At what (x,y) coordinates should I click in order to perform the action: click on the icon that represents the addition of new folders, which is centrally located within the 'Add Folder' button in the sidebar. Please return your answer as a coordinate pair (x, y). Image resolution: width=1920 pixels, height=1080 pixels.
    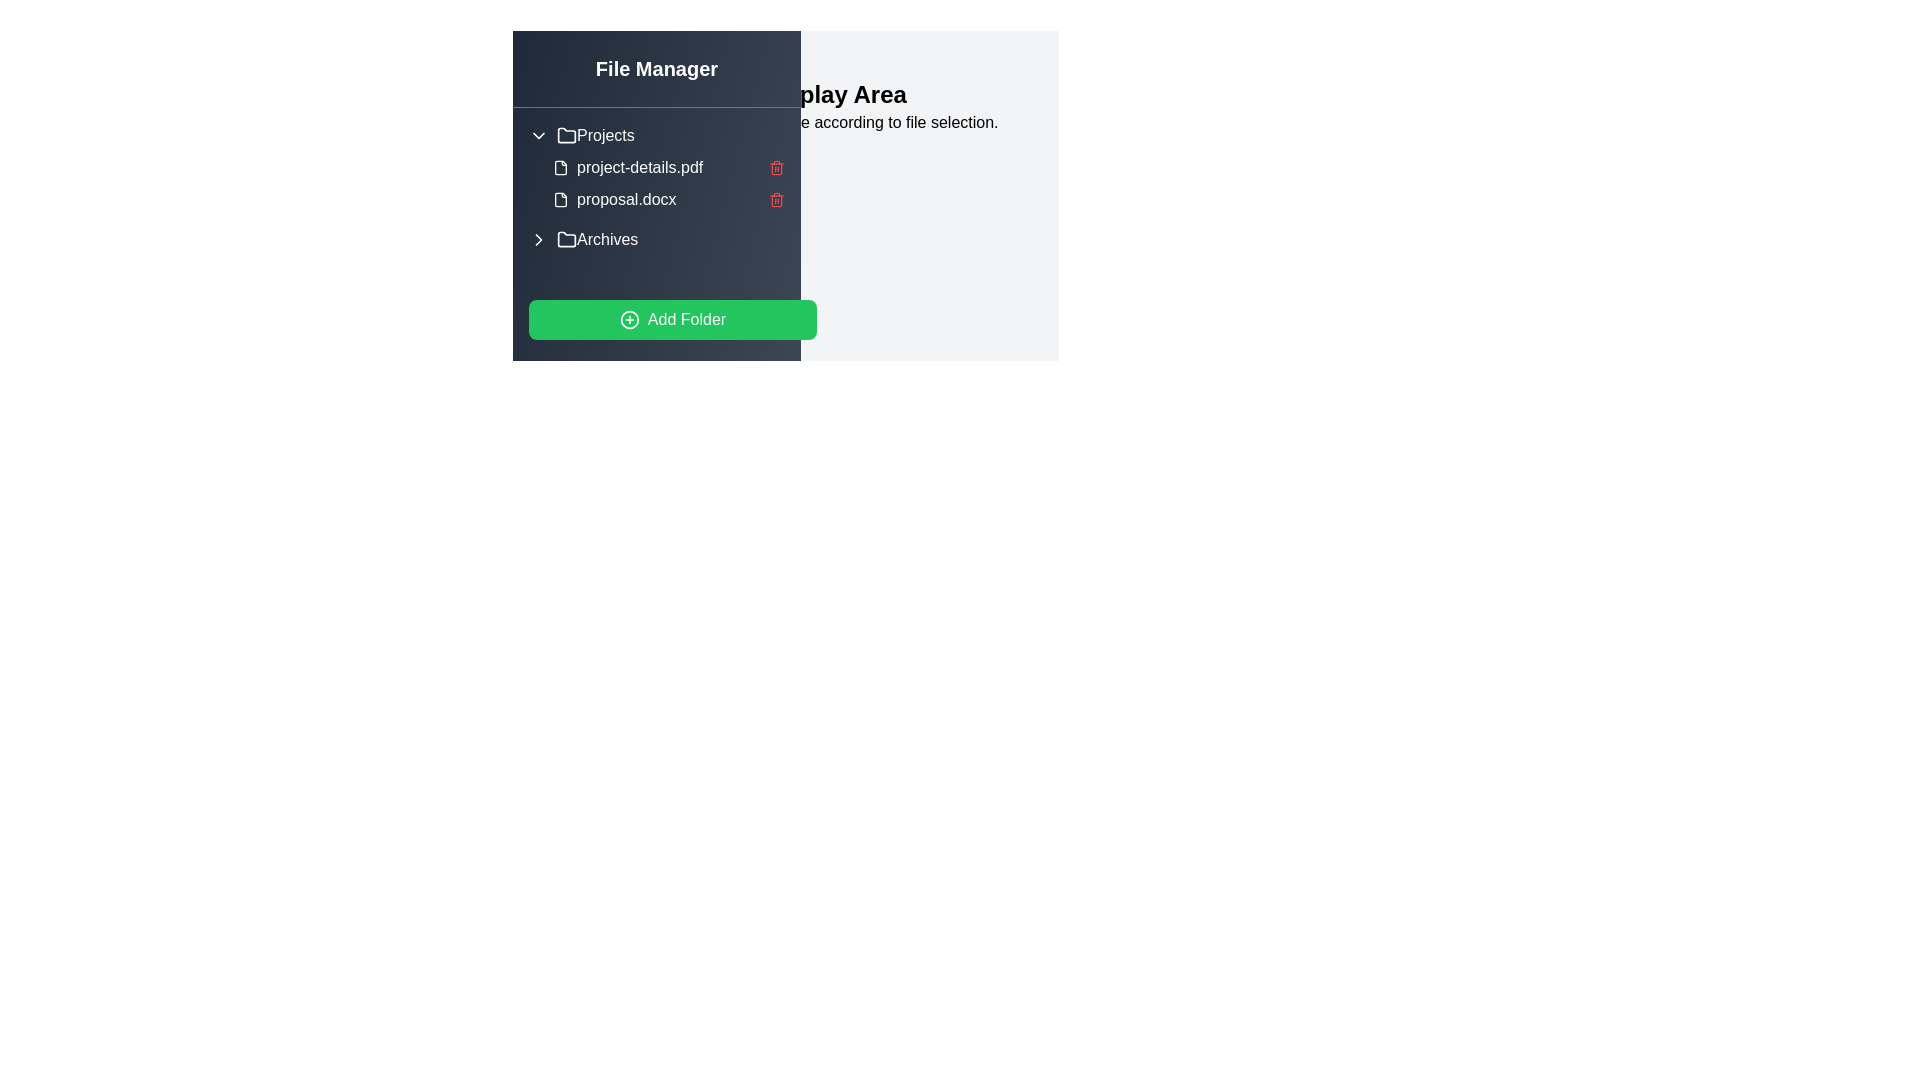
    Looking at the image, I should click on (628, 319).